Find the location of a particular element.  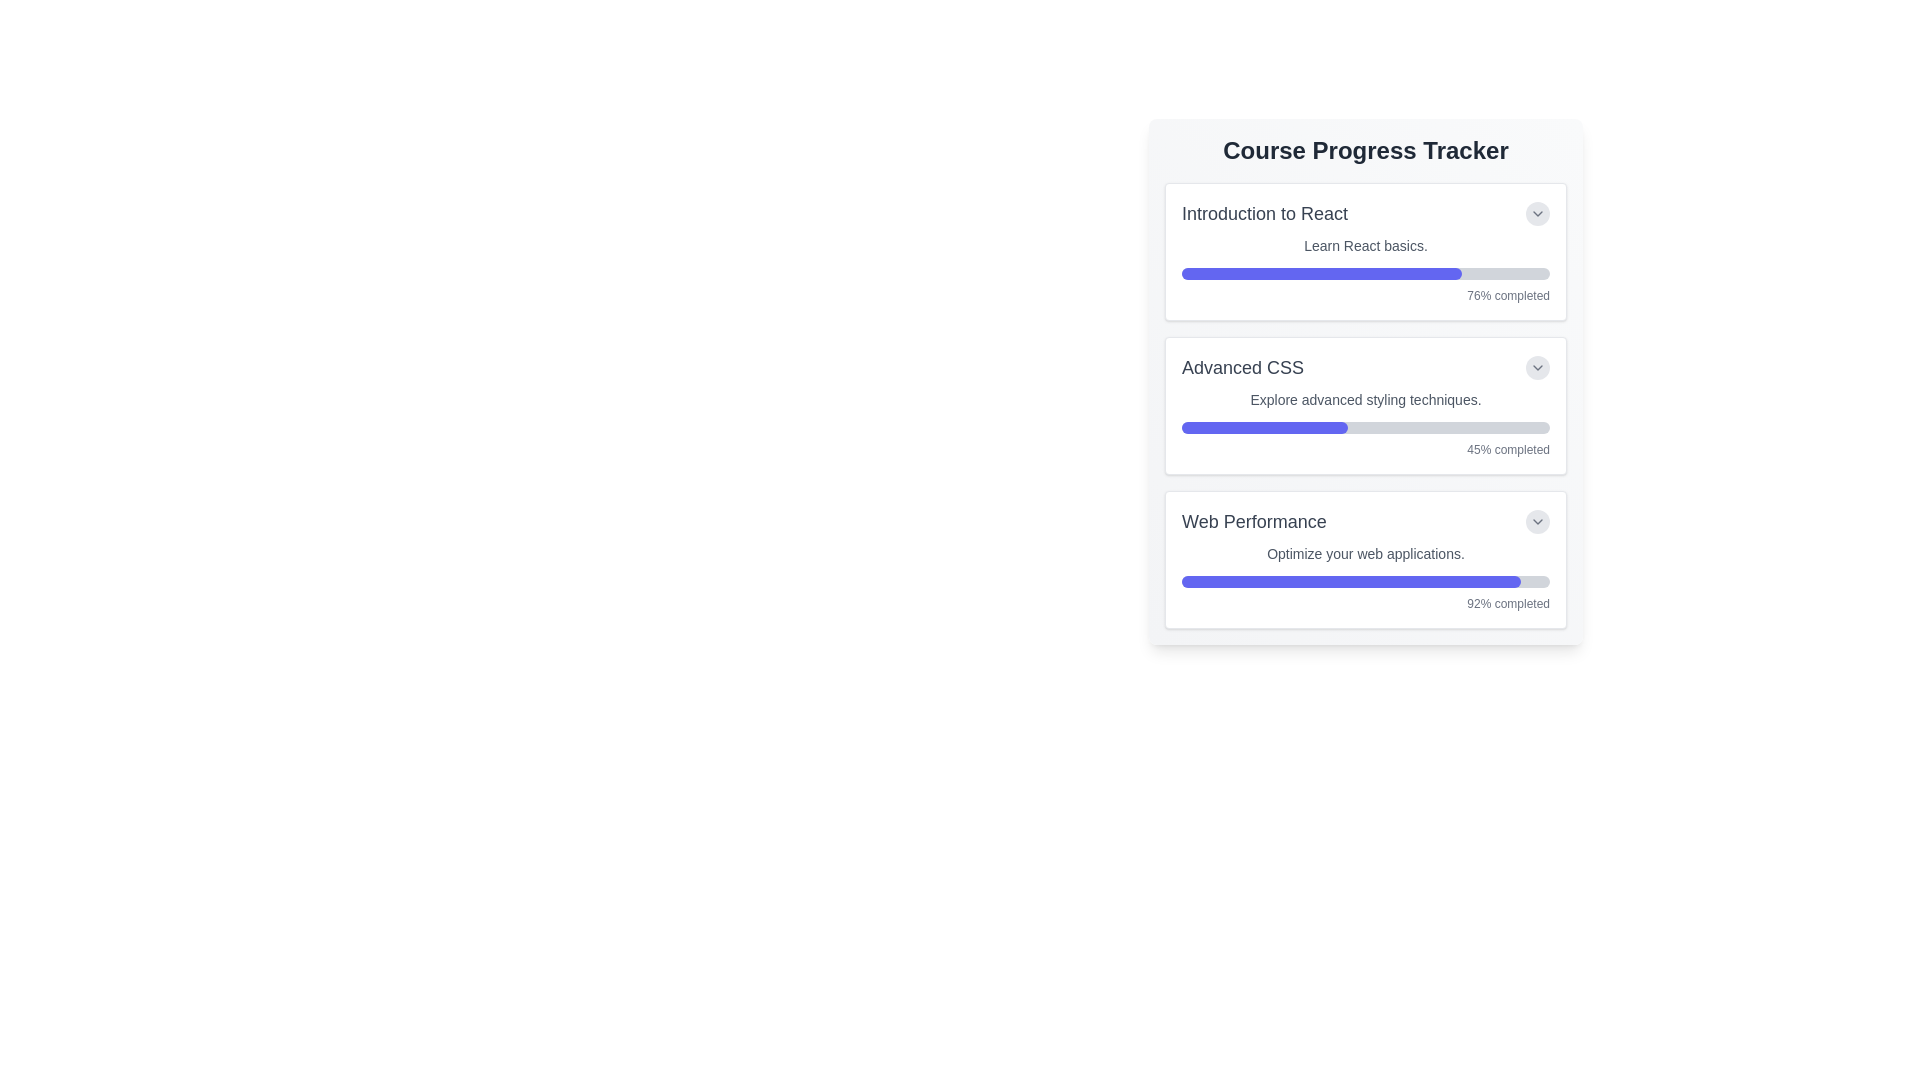

the descriptive subtitle of the course 'Introduction to React' to trigger a tooltip or additional action is located at coordinates (1365, 245).